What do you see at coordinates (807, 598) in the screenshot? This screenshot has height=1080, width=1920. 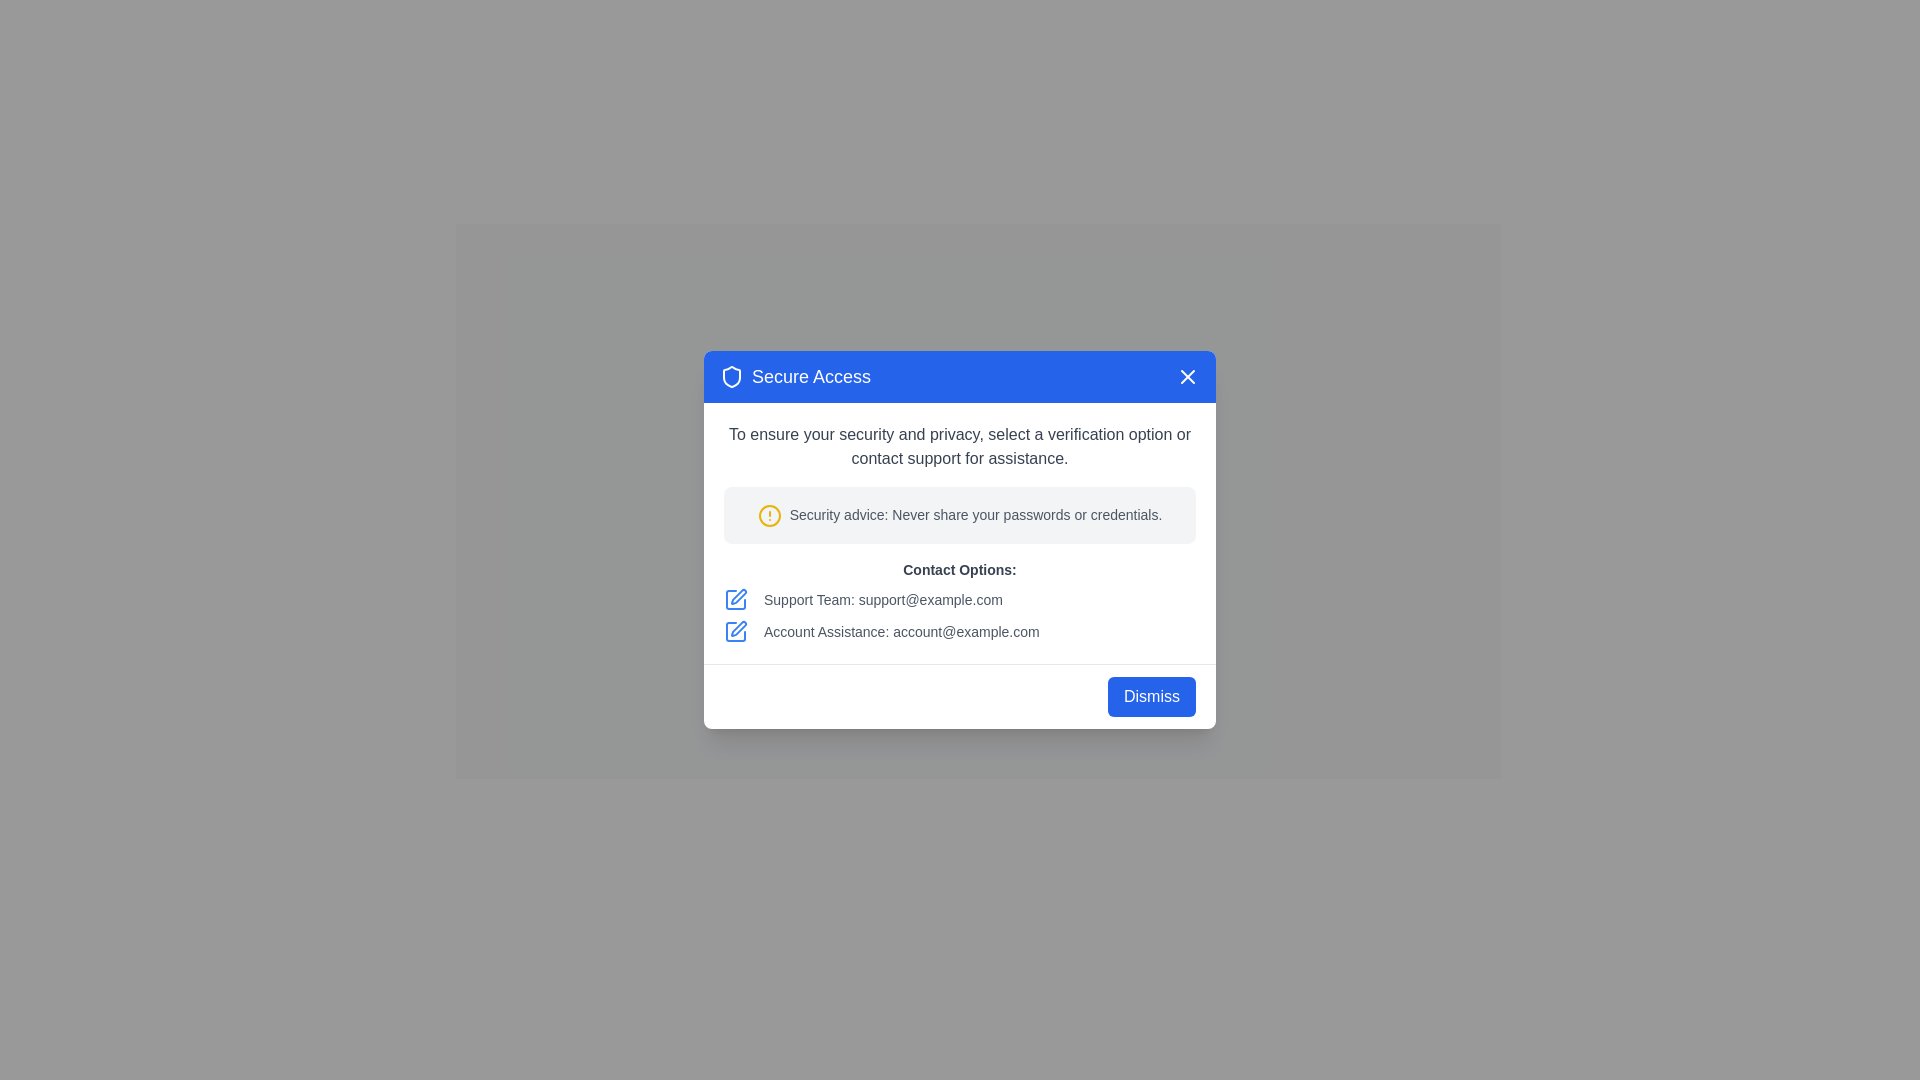 I see `the text label that identifies the support team's contact information, which displays 'Support Team: support@example.com'` at bounding box center [807, 598].